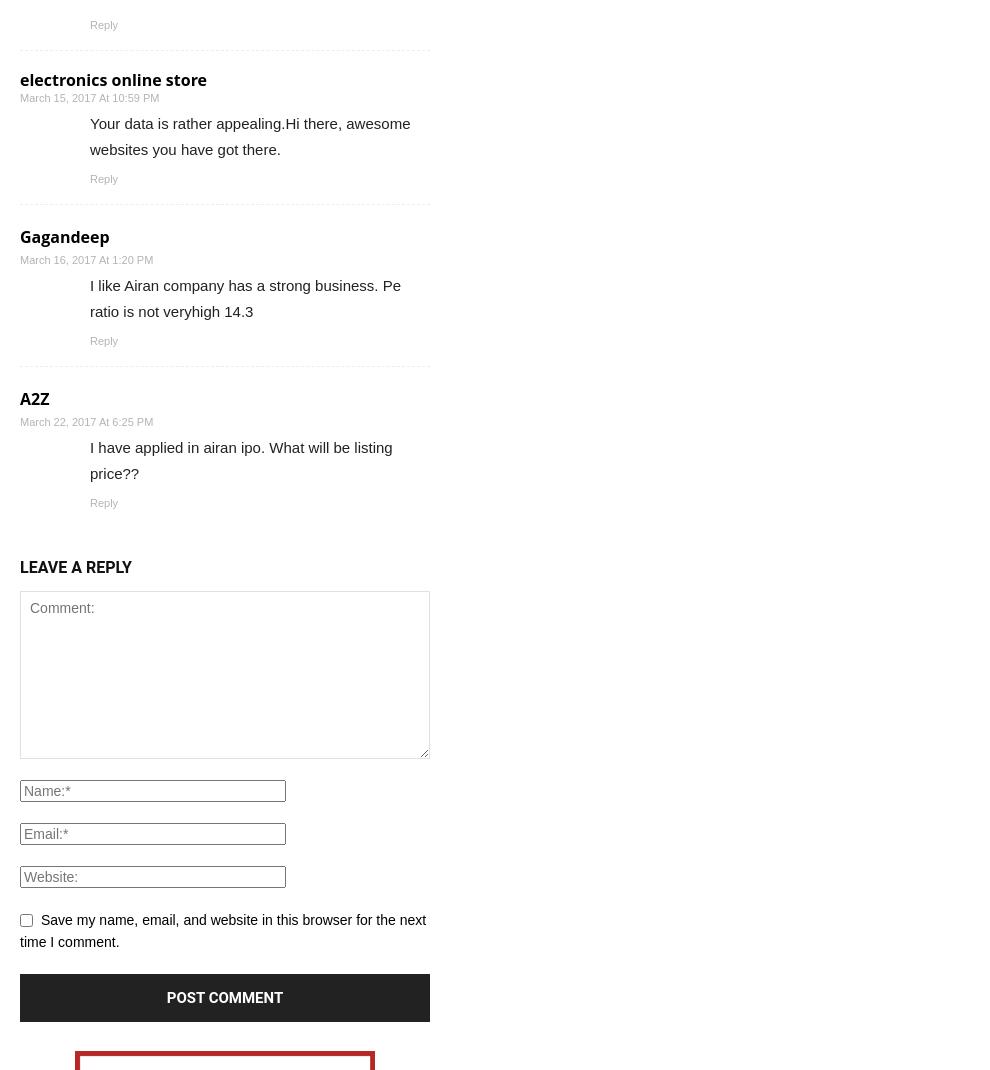 Image resolution: width=990 pixels, height=1070 pixels. Describe the element at coordinates (64, 235) in the screenshot. I see `'Gagandeep'` at that location.